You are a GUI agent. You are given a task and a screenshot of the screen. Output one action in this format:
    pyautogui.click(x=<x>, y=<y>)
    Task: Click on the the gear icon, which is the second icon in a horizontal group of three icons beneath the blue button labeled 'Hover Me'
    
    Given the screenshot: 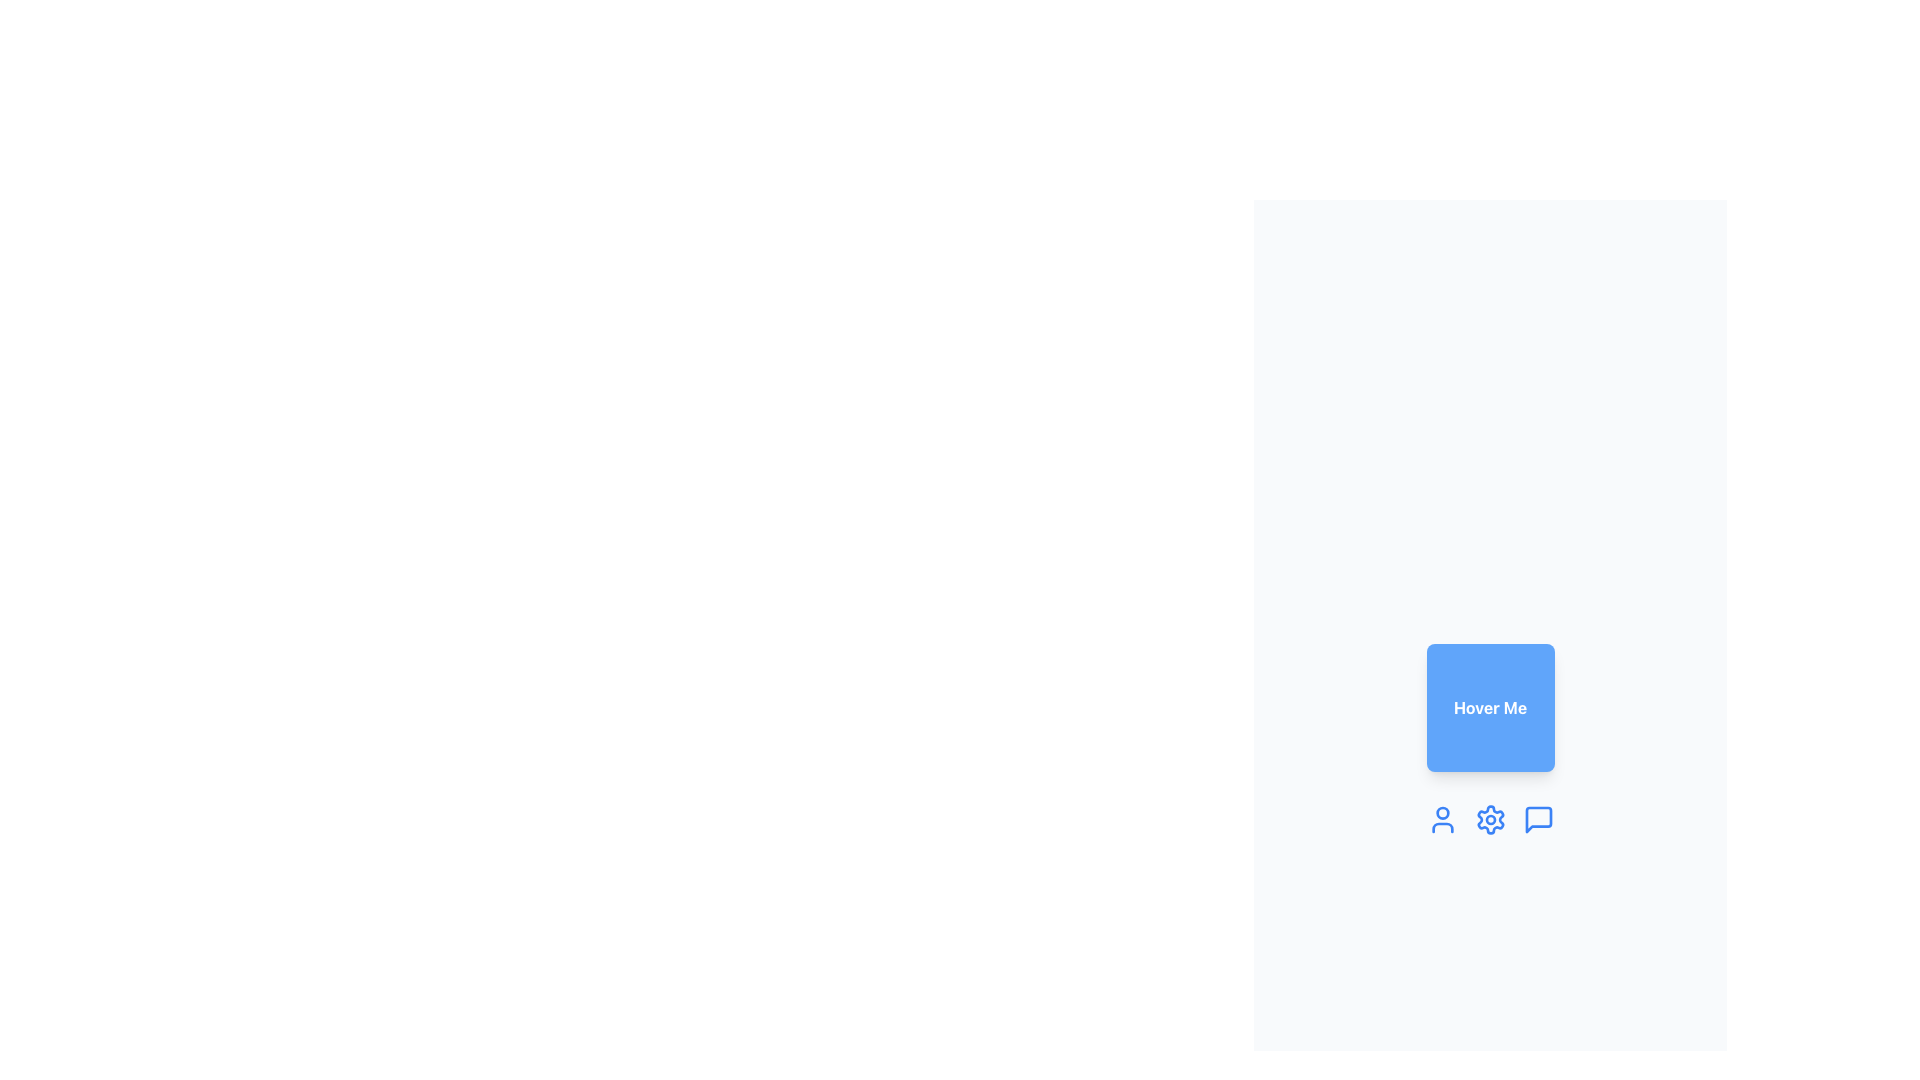 What is the action you would take?
    pyautogui.click(x=1490, y=820)
    